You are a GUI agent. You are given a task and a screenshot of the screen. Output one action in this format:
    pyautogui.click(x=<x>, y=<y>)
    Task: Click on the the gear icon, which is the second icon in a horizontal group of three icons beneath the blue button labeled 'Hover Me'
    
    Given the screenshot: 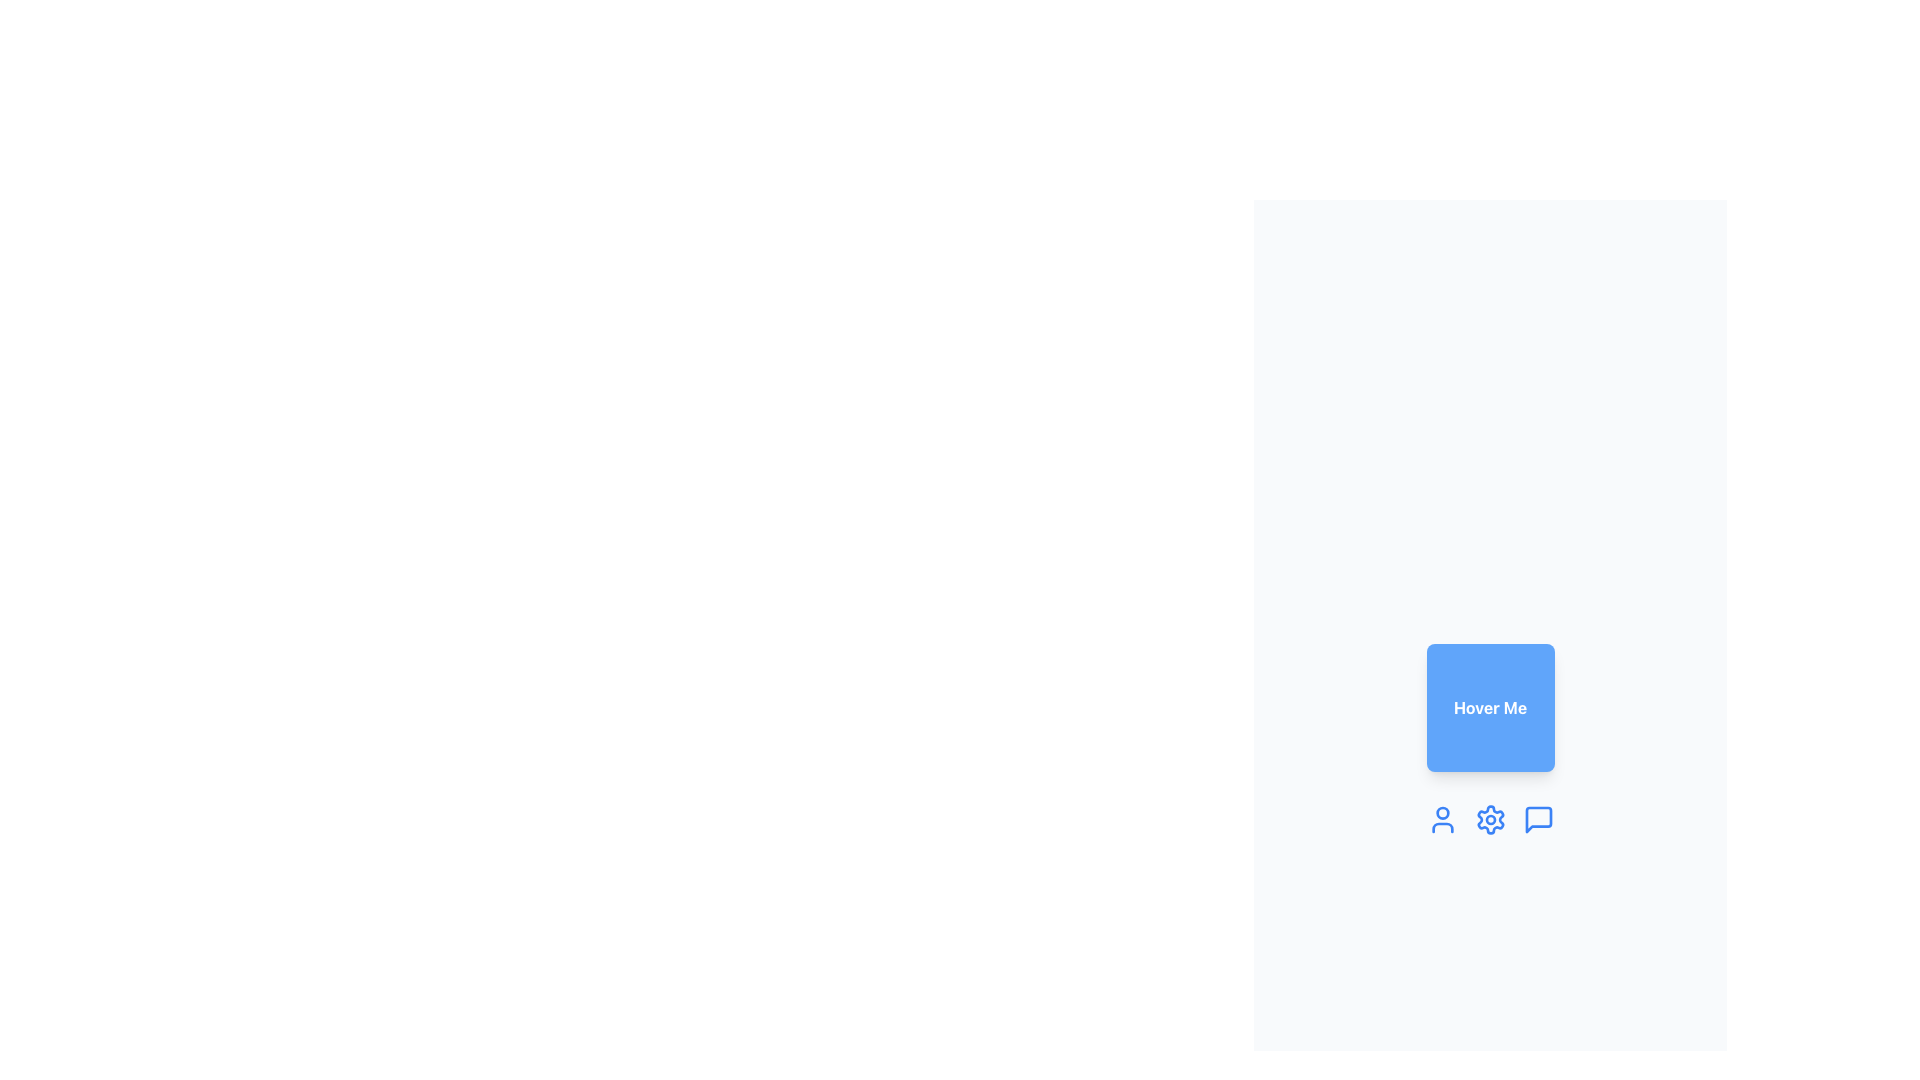 What is the action you would take?
    pyautogui.click(x=1490, y=820)
    